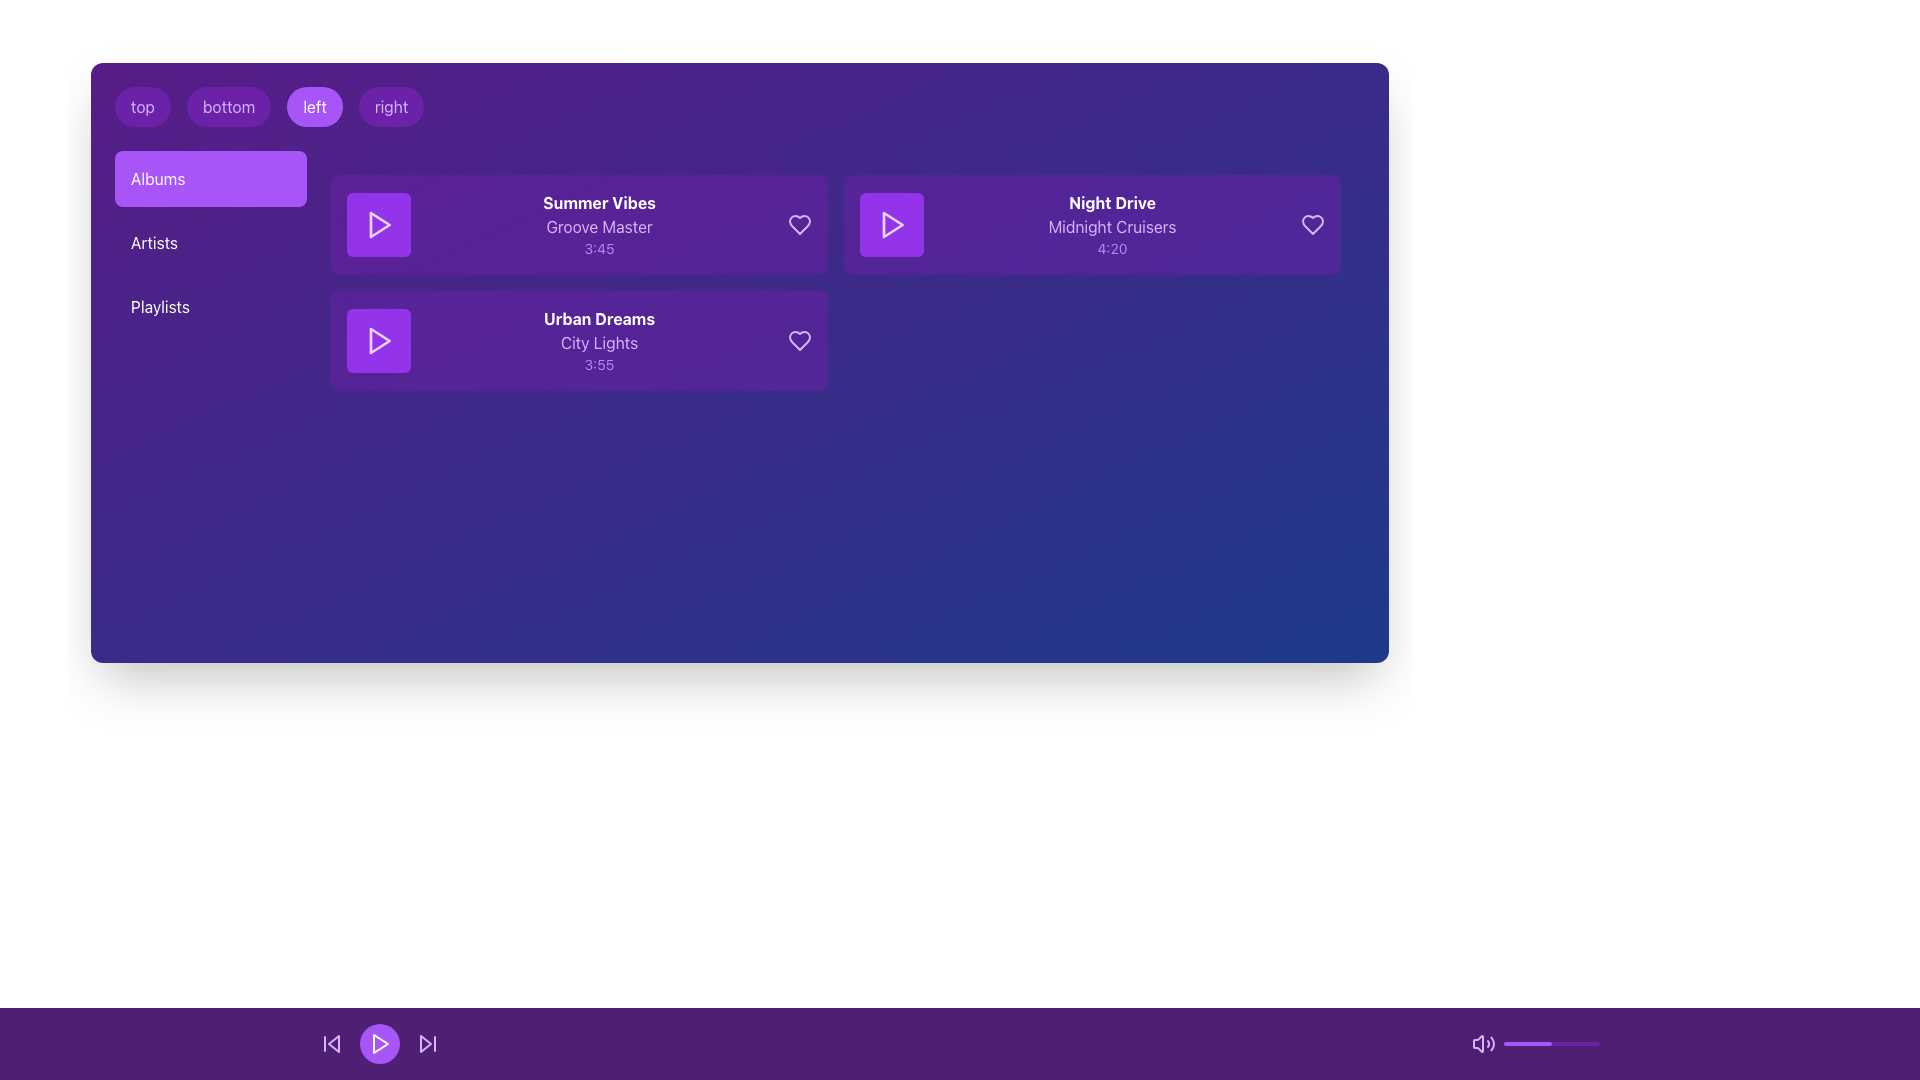  Describe the element at coordinates (379, 1043) in the screenshot. I see `the play button located at the bottom center of the interface within the control panel` at that location.